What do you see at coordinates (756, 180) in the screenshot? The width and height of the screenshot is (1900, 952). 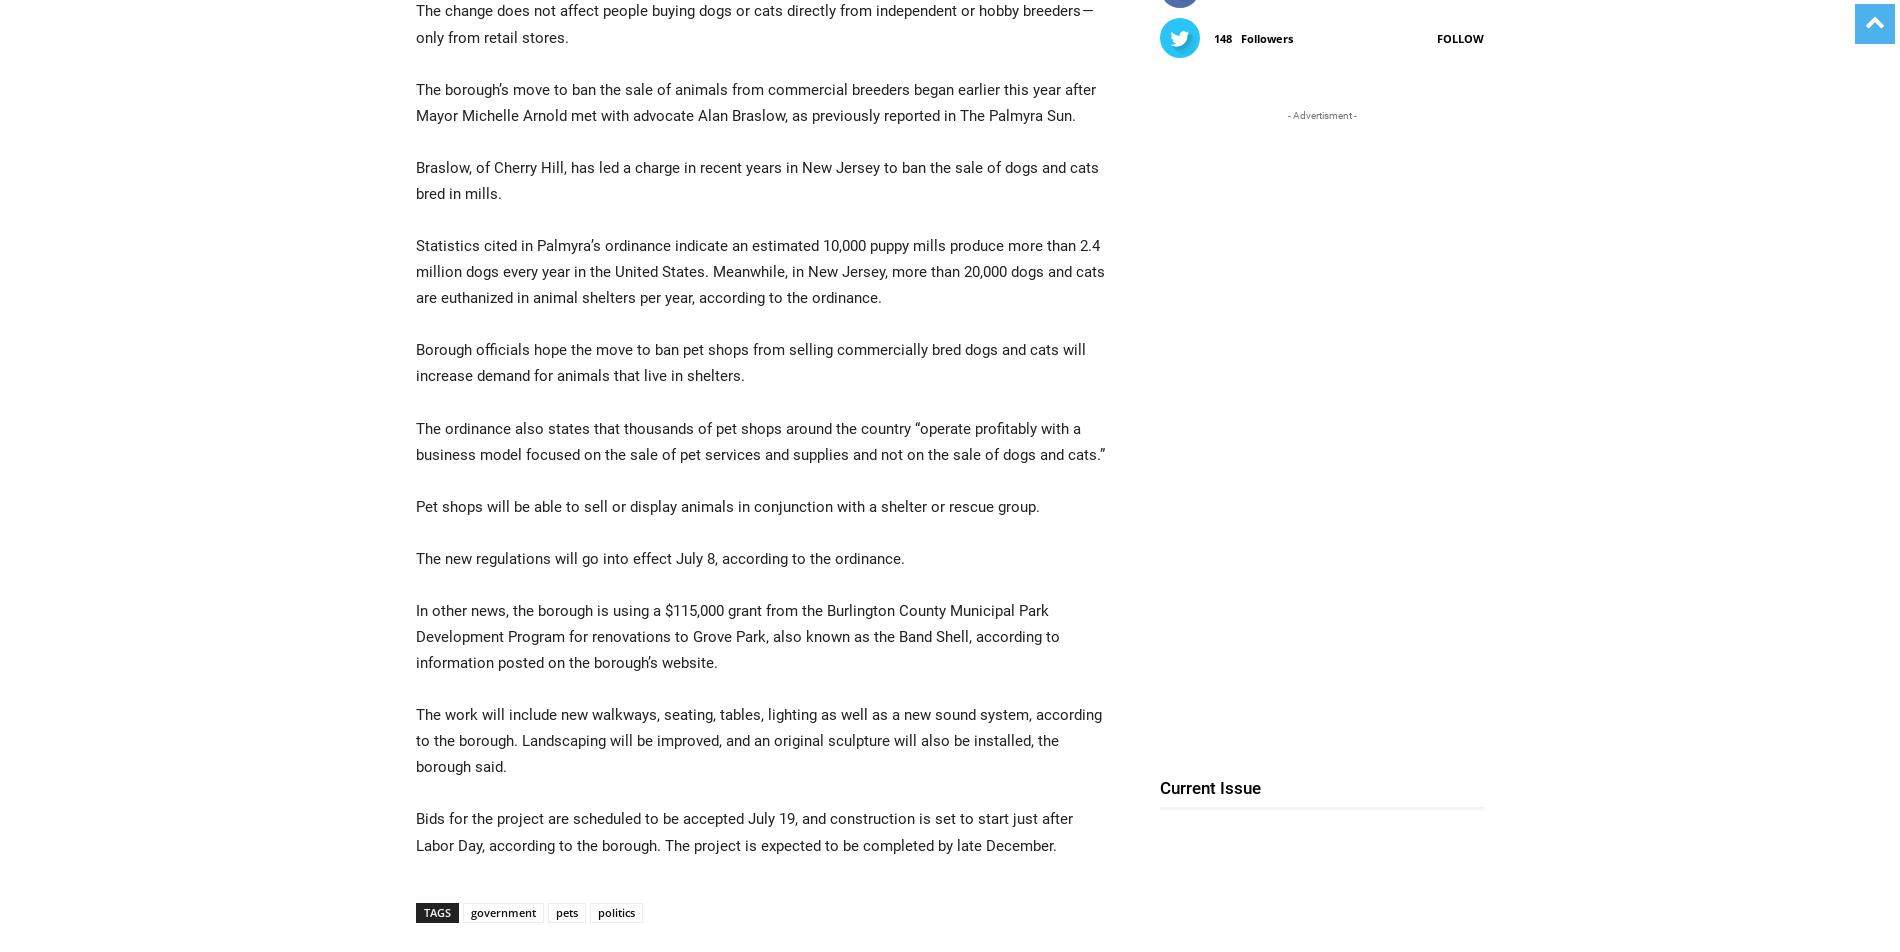 I see `'Braslow, of Cherry Hill, has led a charge in recent years in New Jersey to ban the sale of dogs and cats bred in mills.'` at bounding box center [756, 180].